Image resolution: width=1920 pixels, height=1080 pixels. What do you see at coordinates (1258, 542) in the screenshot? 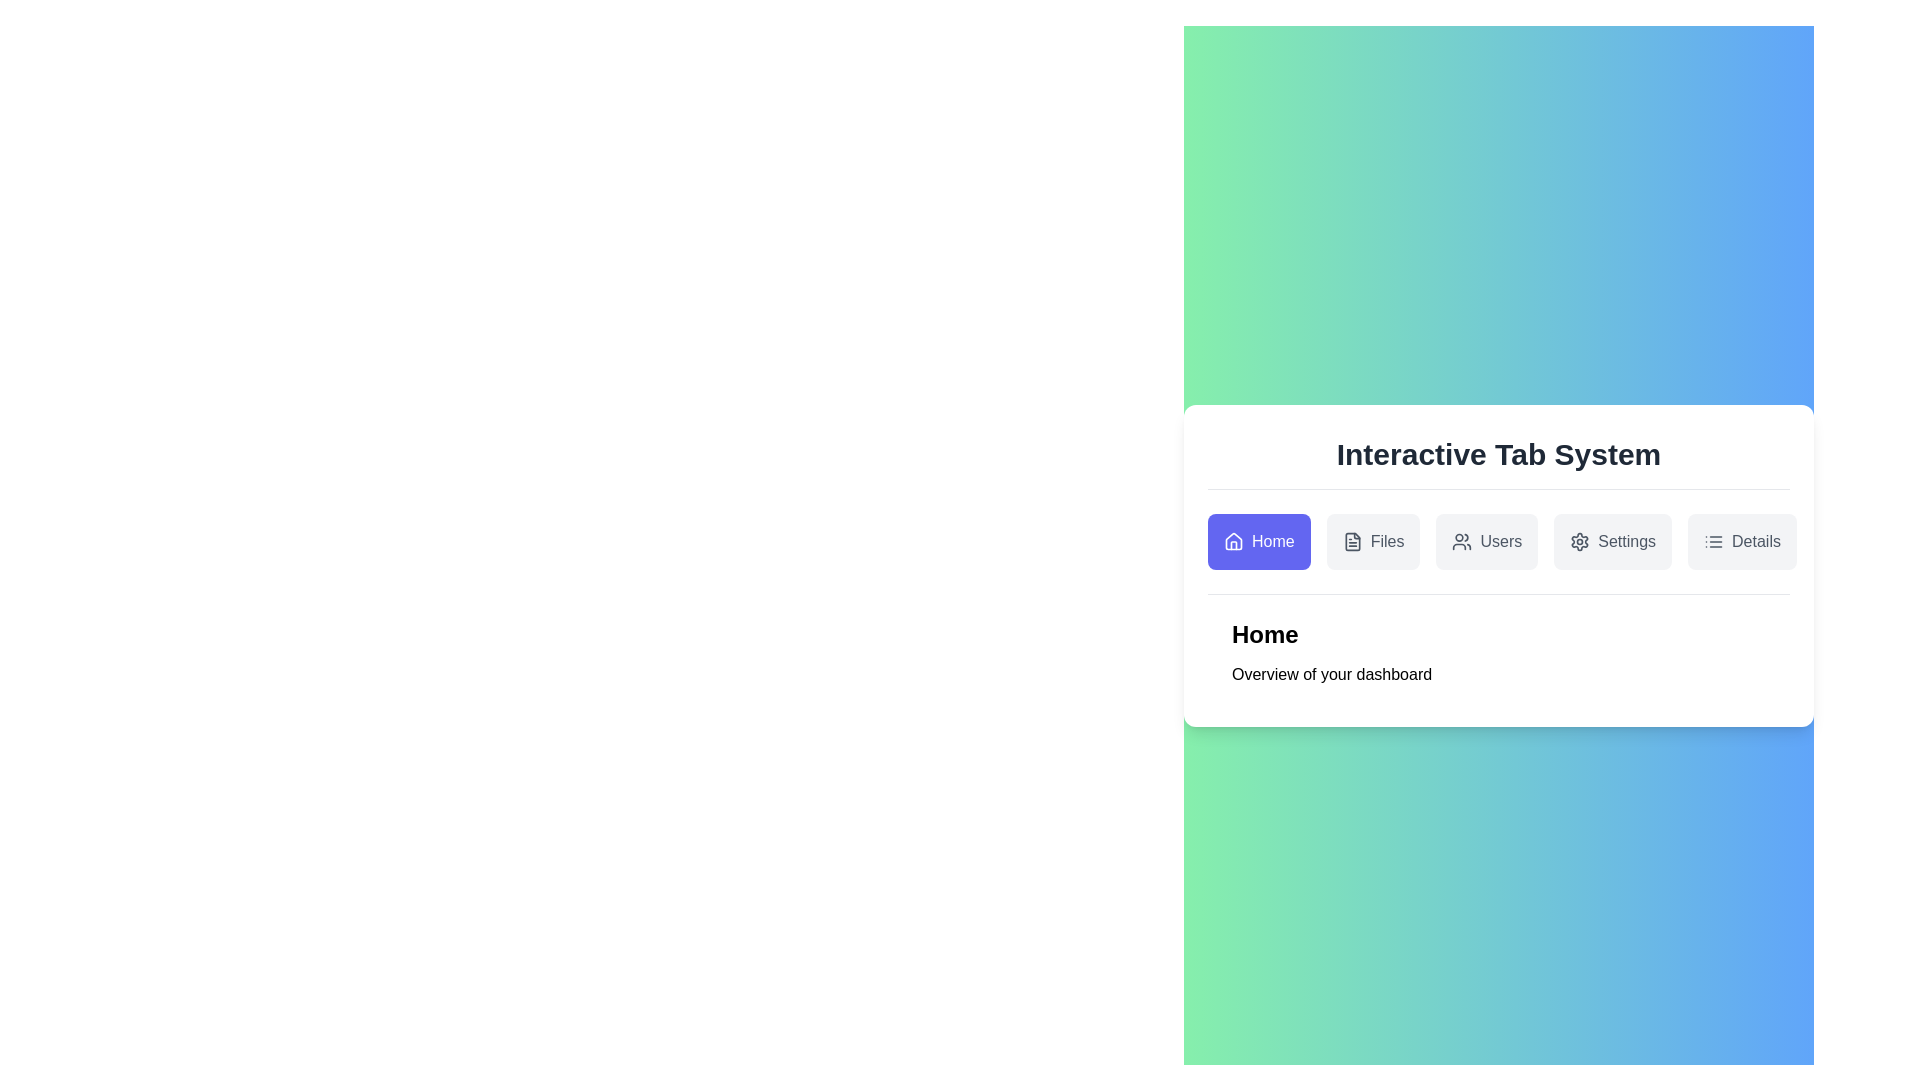
I see `the home navigation button located at the top center of the interface` at bounding box center [1258, 542].